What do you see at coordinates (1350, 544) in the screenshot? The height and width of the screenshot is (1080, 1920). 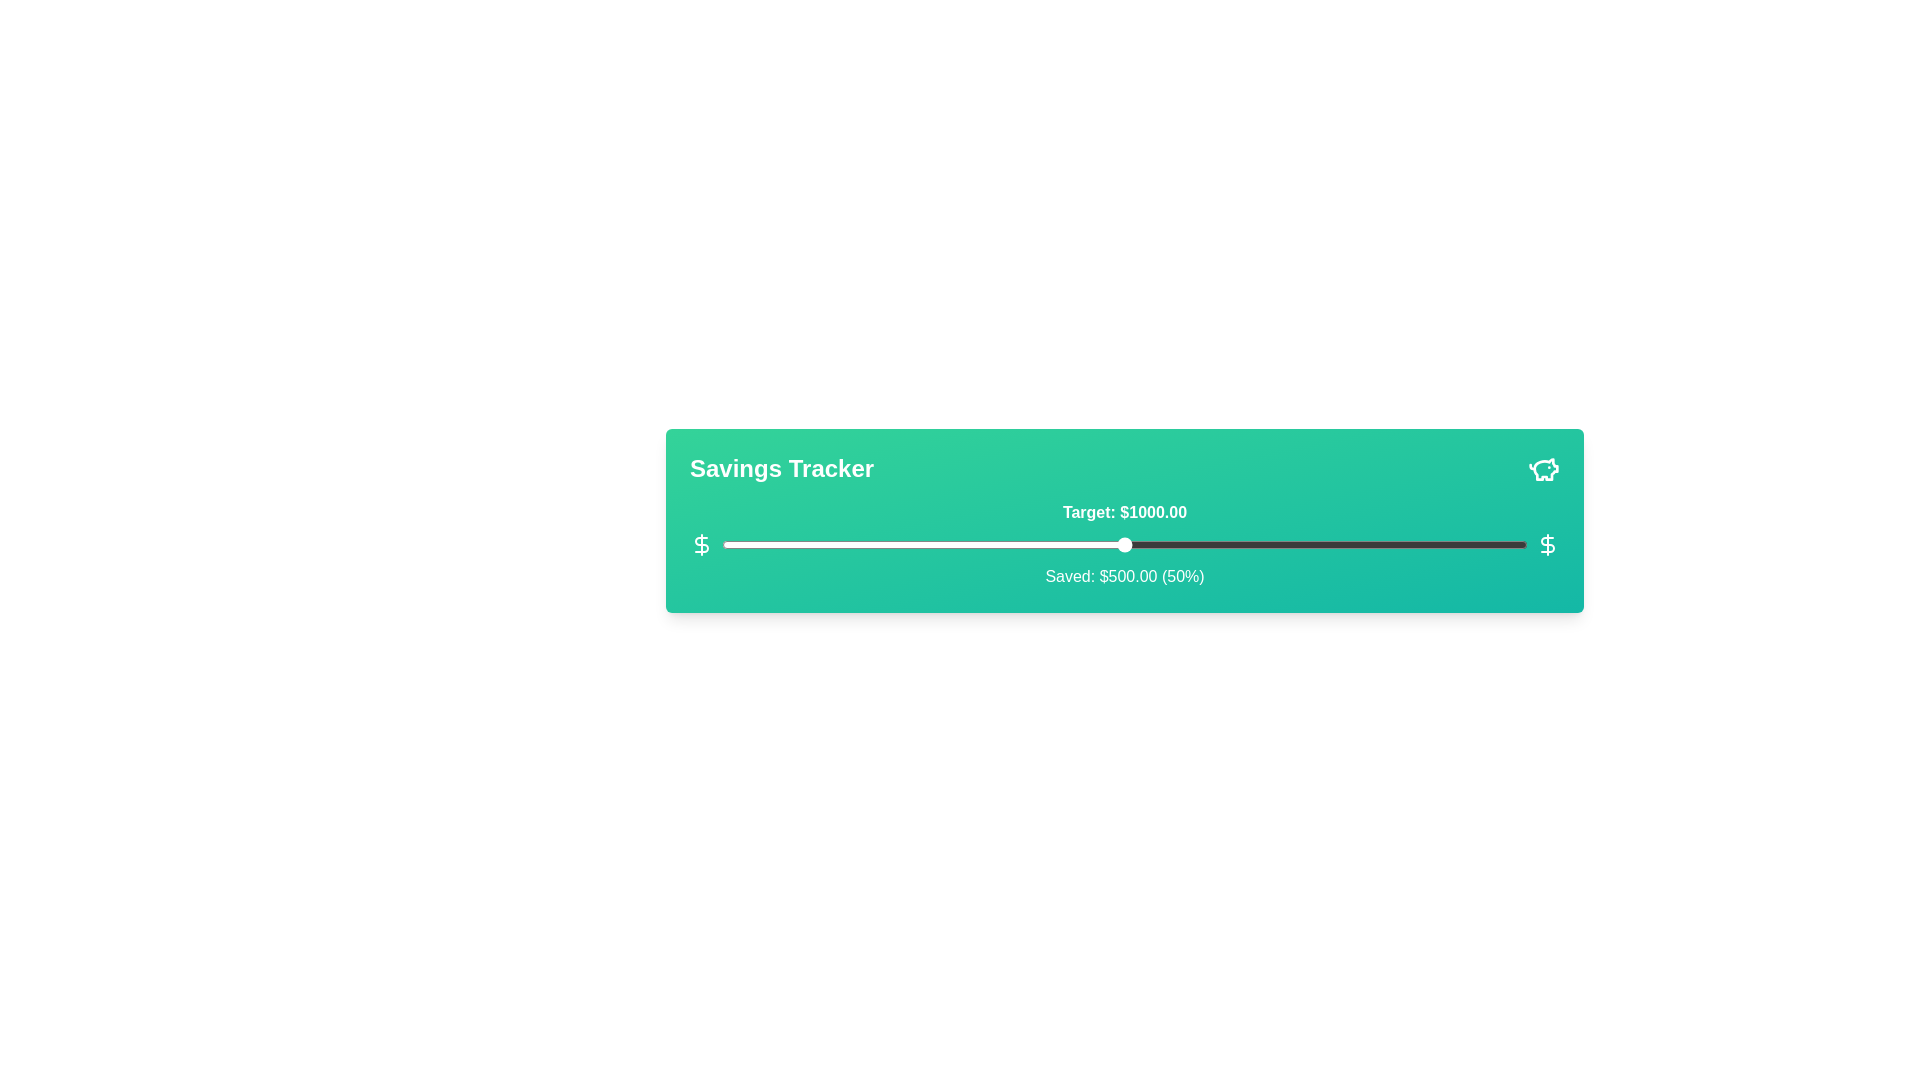 I see `the savings tracker` at bounding box center [1350, 544].